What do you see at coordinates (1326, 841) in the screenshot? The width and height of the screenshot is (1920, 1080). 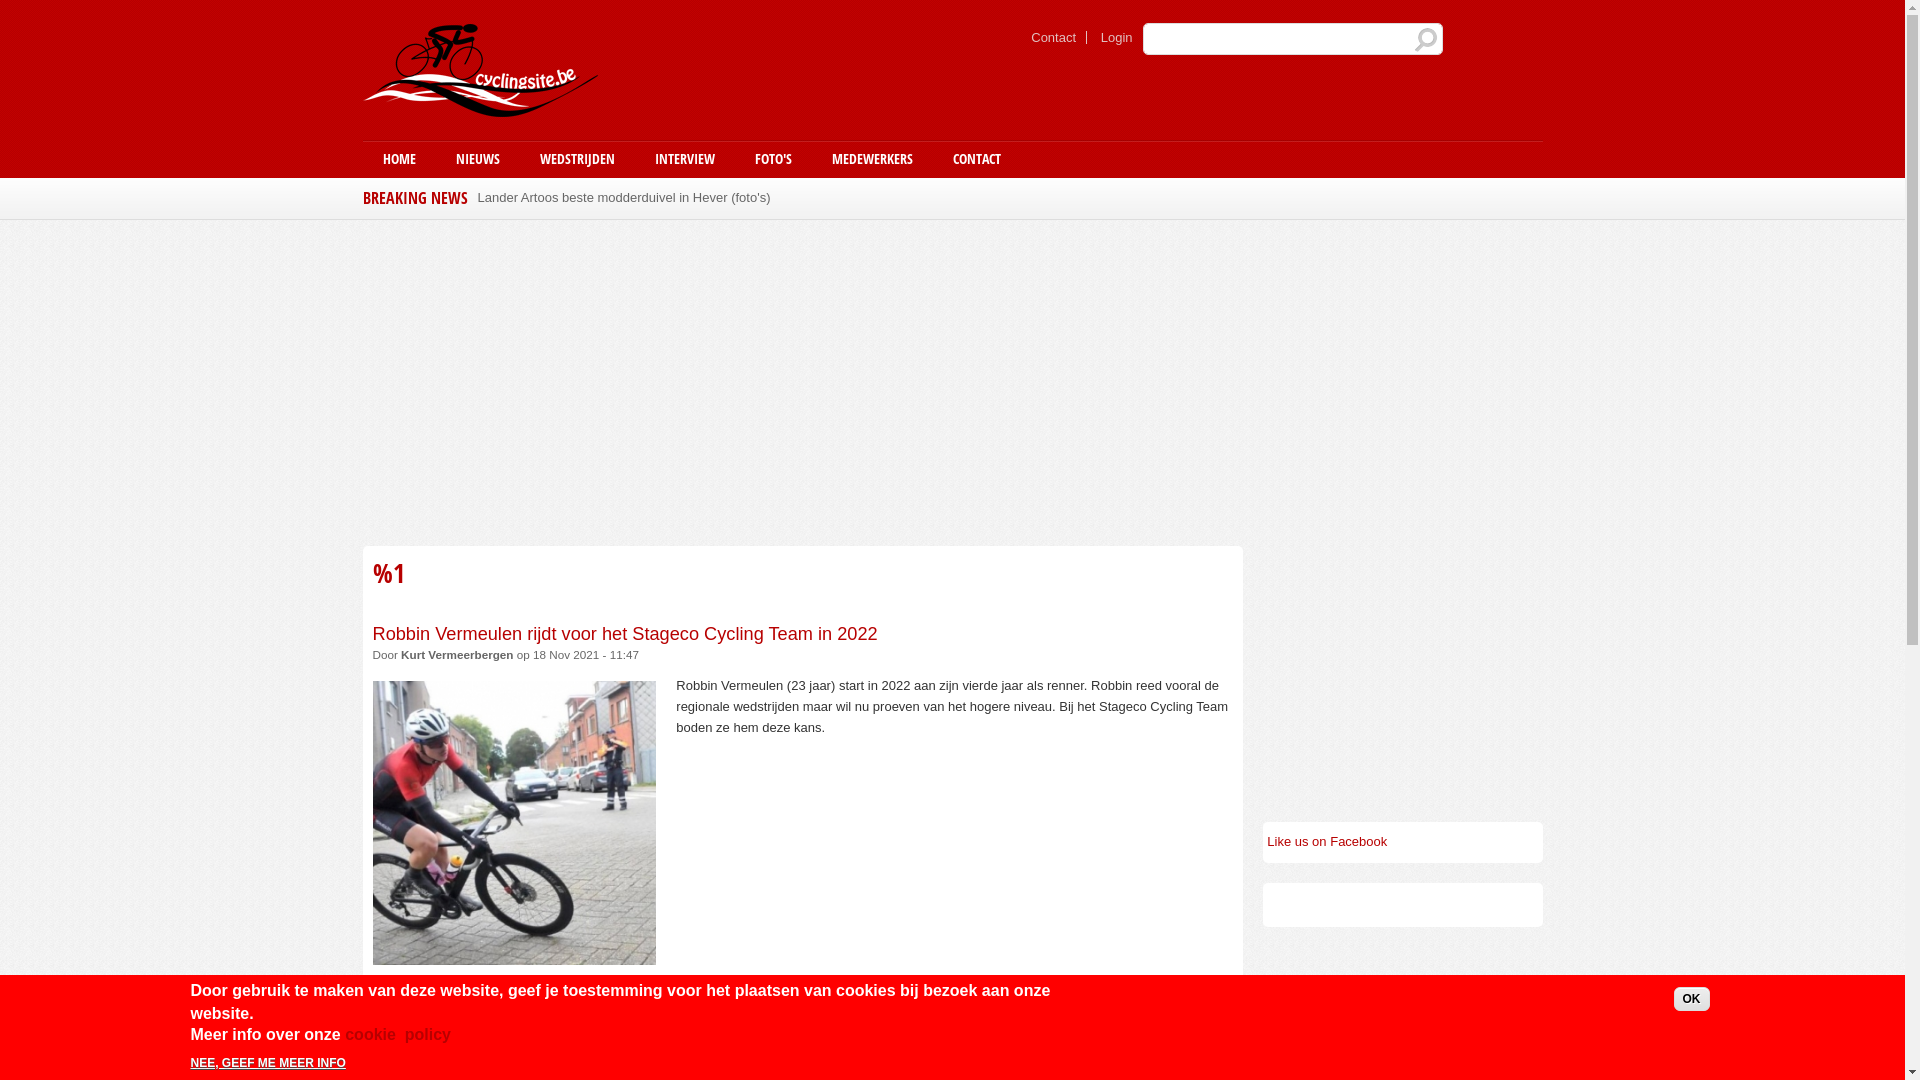 I see `'Like us on Facebook'` at bounding box center [1326, 841].